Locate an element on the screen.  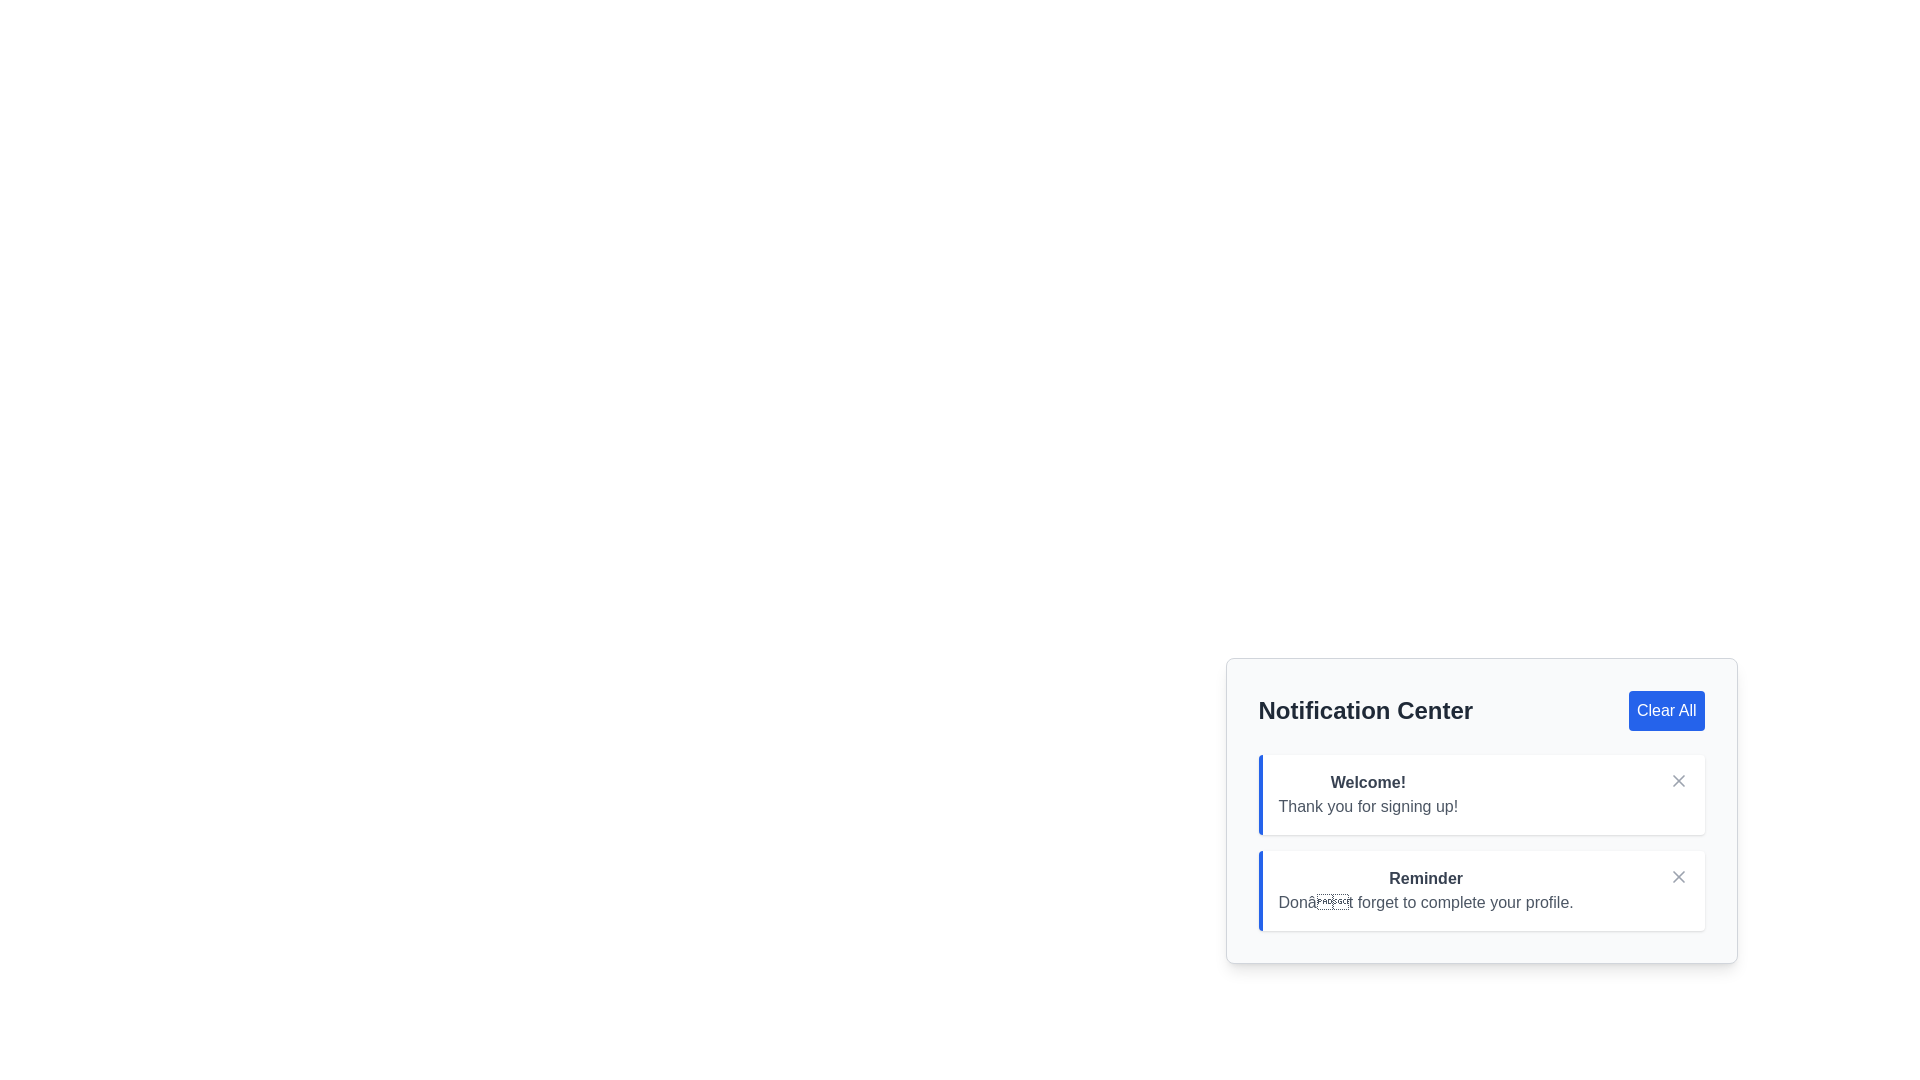
text element titled 'Welcome!' with the message 'Thank you for signing up!' located in the Notification Center, positioned just below the 'Notification Center' title is located at coordinates (1375, 793).